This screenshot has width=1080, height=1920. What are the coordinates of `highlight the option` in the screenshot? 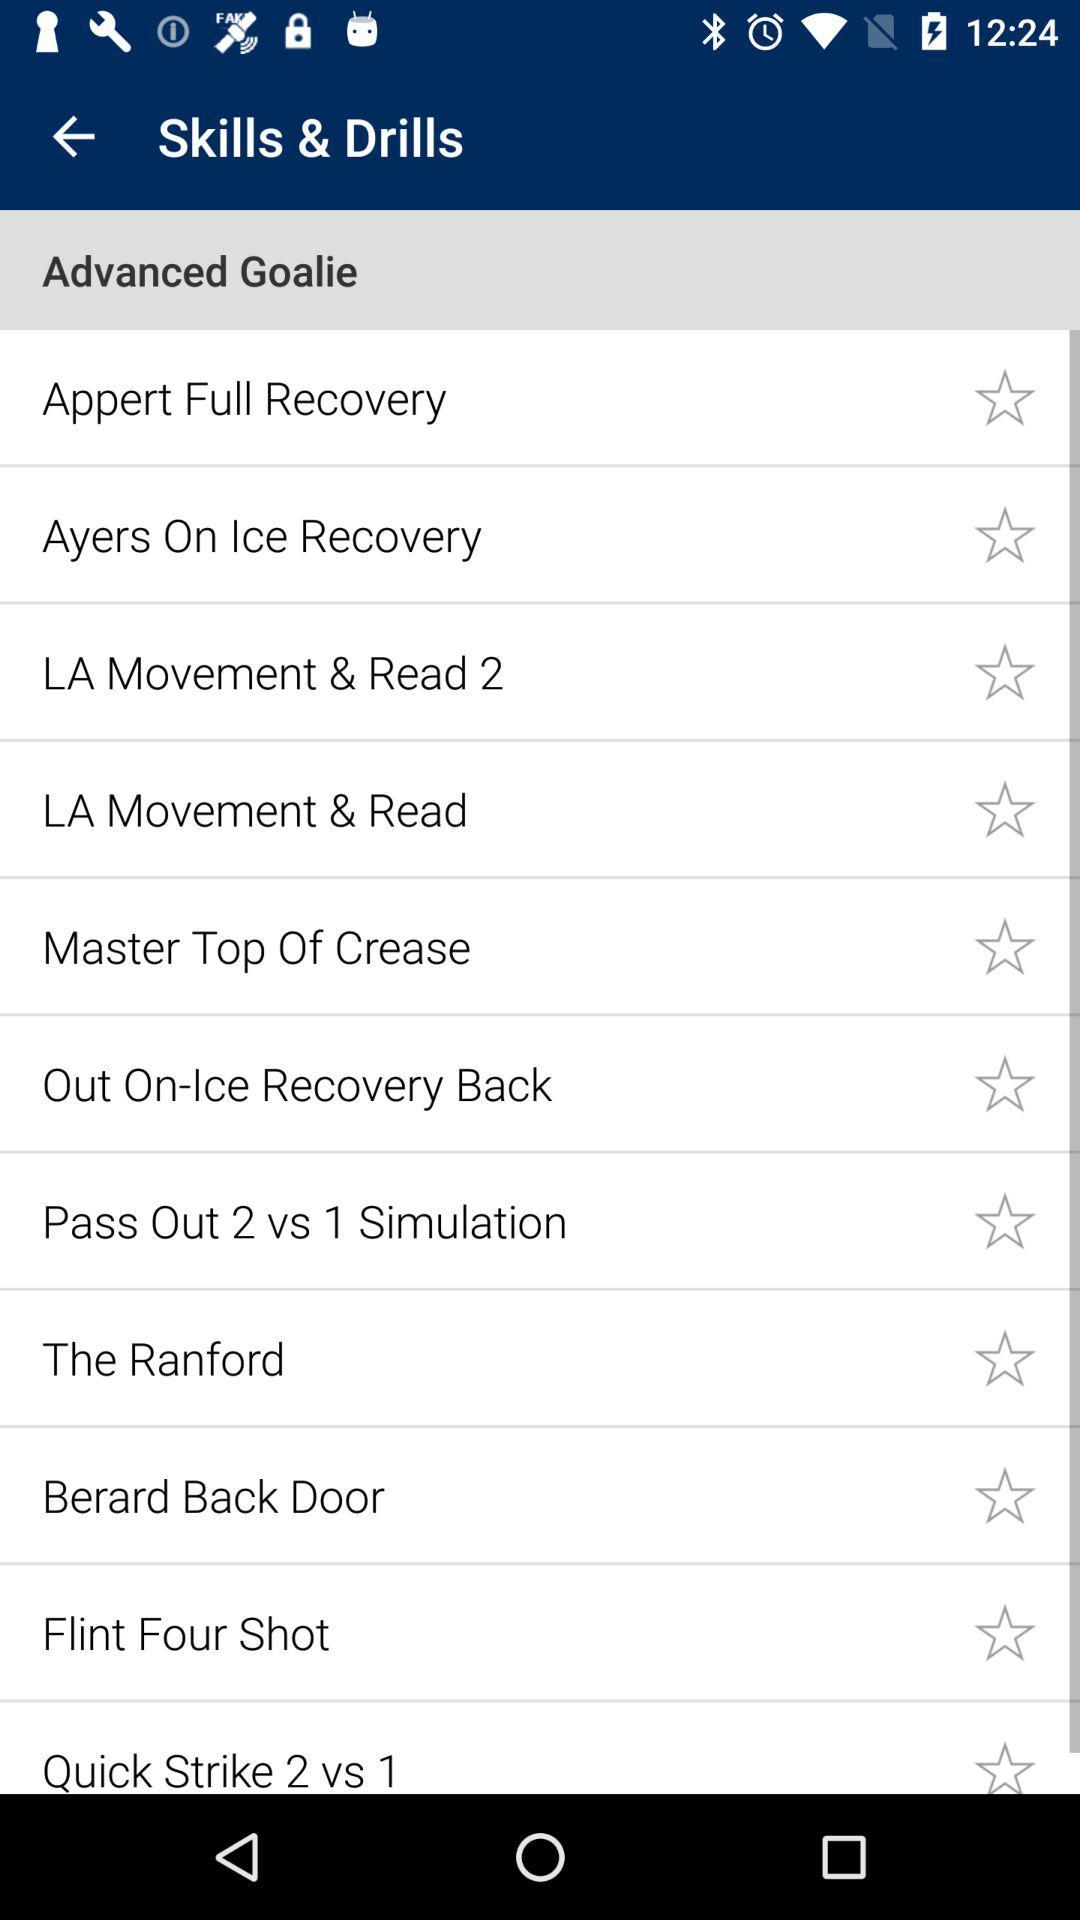 It's located at (1026, 533).